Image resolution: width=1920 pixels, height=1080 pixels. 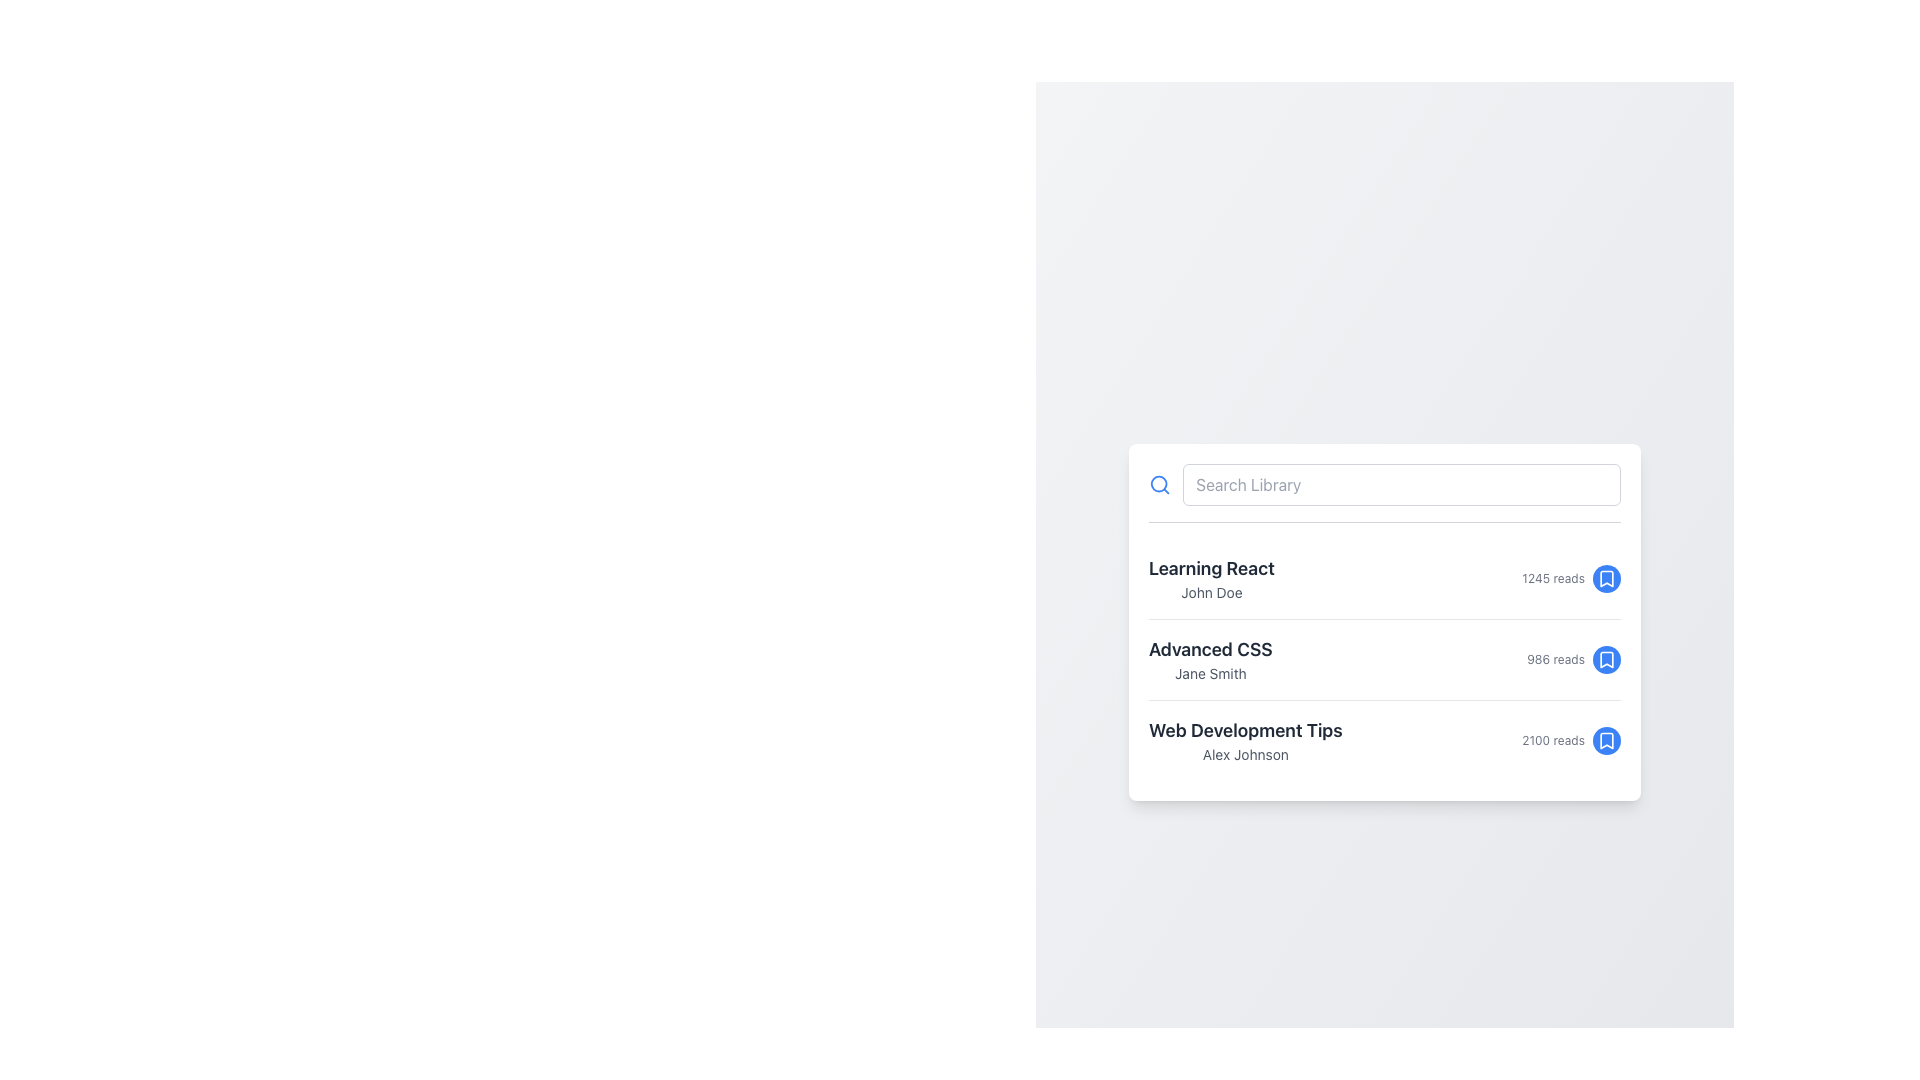 I want to click on value displayed in the read counter text located at the far-right side of the third item in the list, adjacent to the bookmark icon button, so click(x=1552, y=740).